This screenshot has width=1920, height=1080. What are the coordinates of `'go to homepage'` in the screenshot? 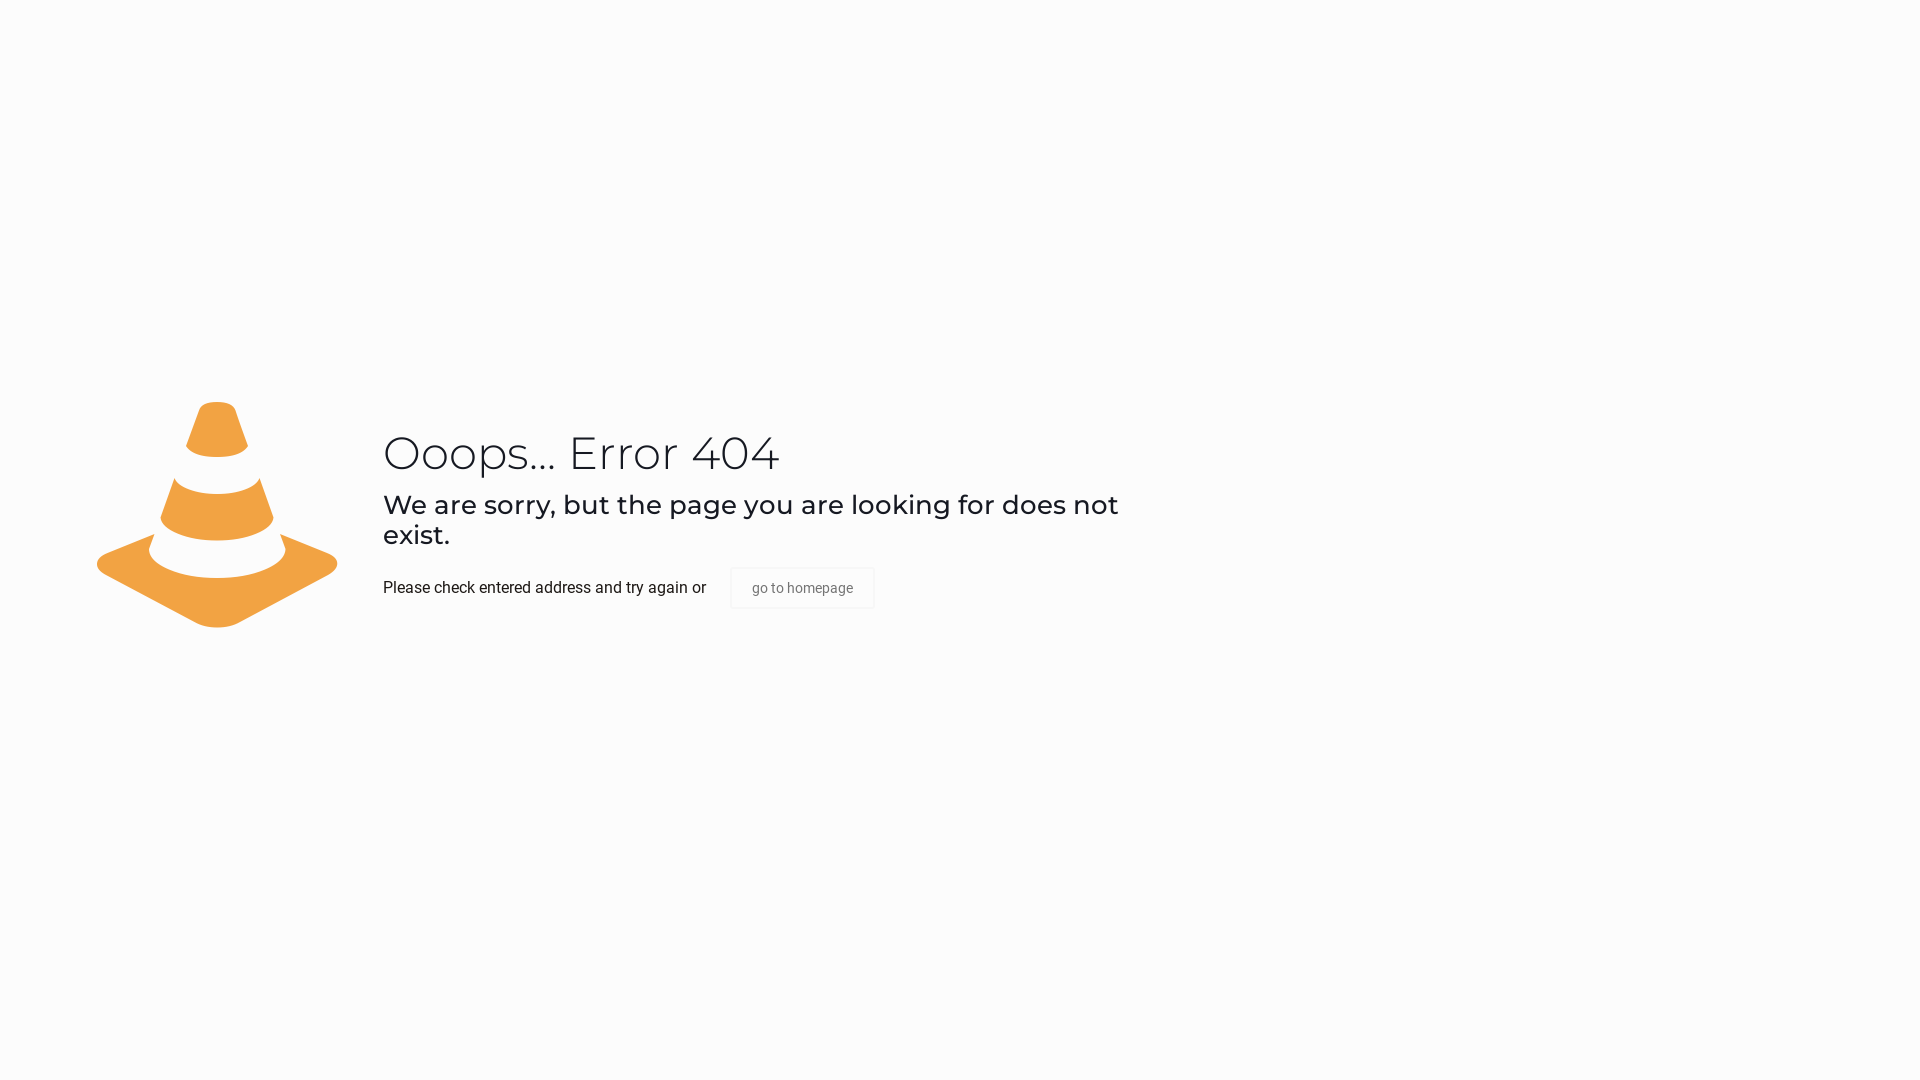 It's located at (802, 586).